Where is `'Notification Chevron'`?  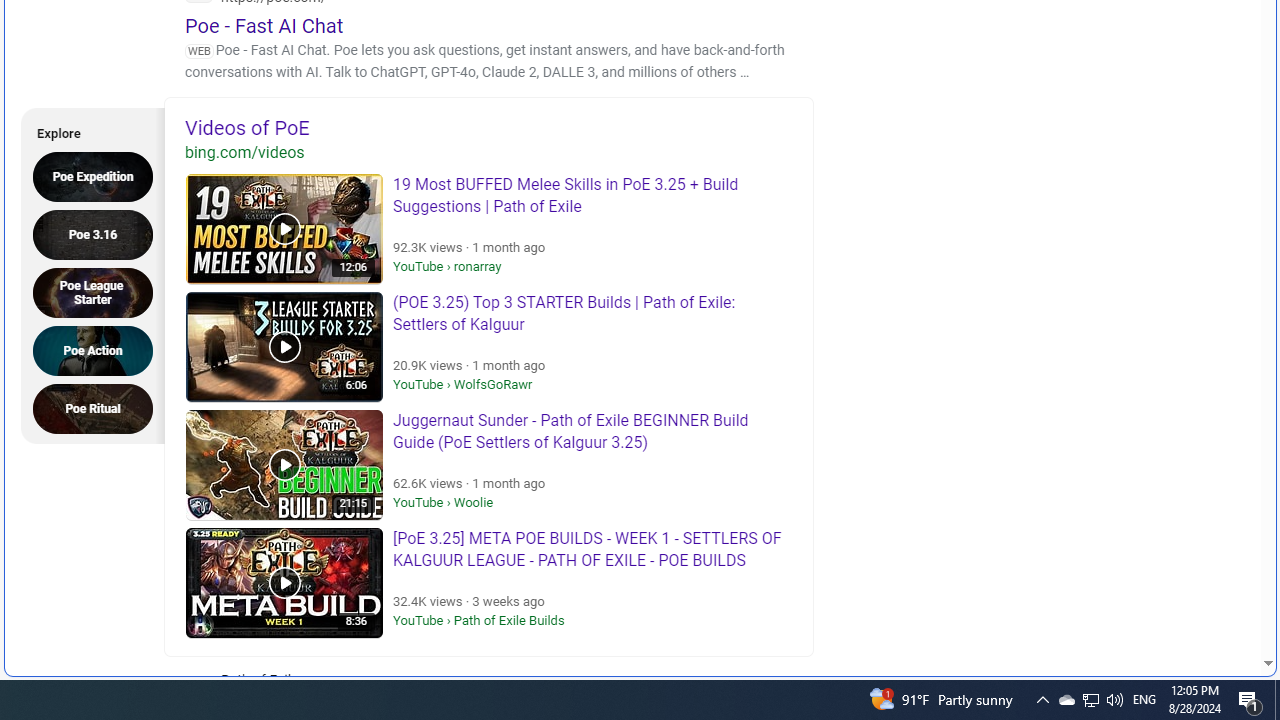 'Notification Chevron' is located at coordinates (1090, 698).